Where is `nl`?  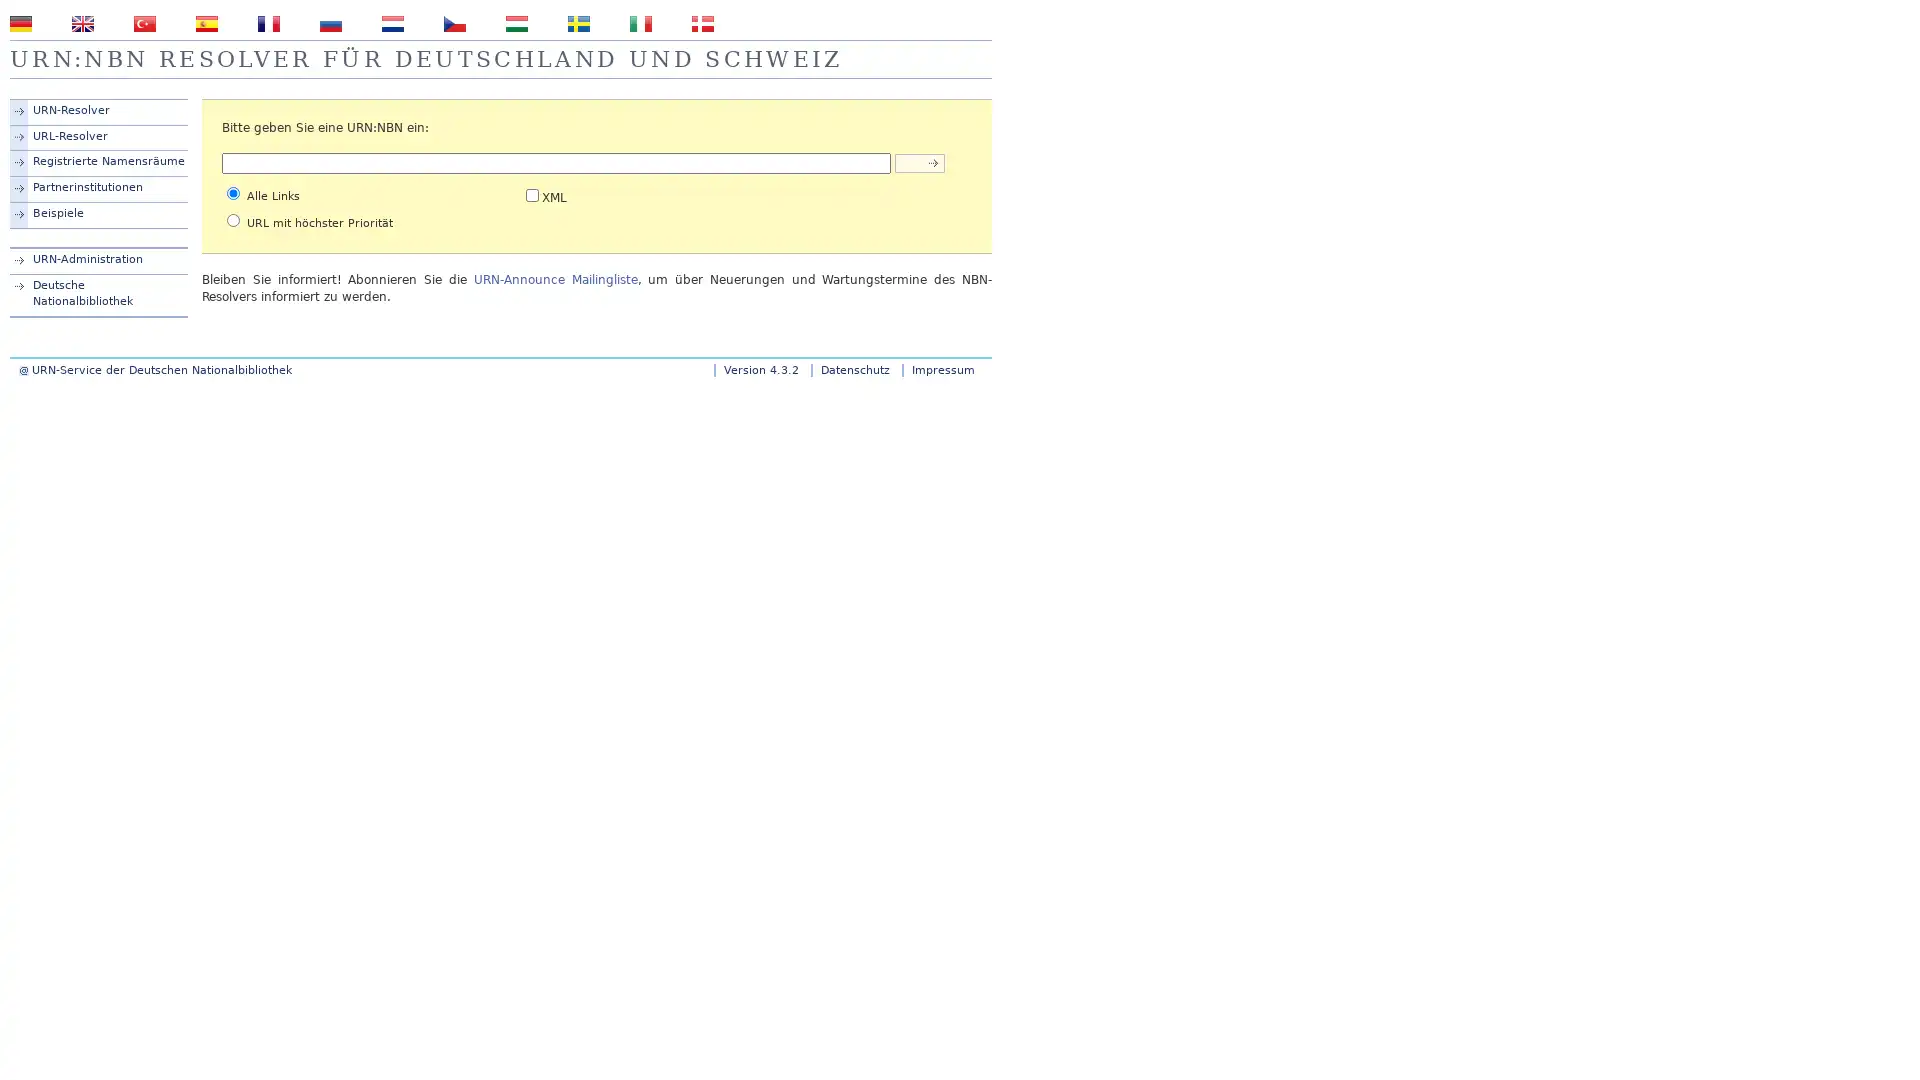 nl is located at coordinates (393, 23).